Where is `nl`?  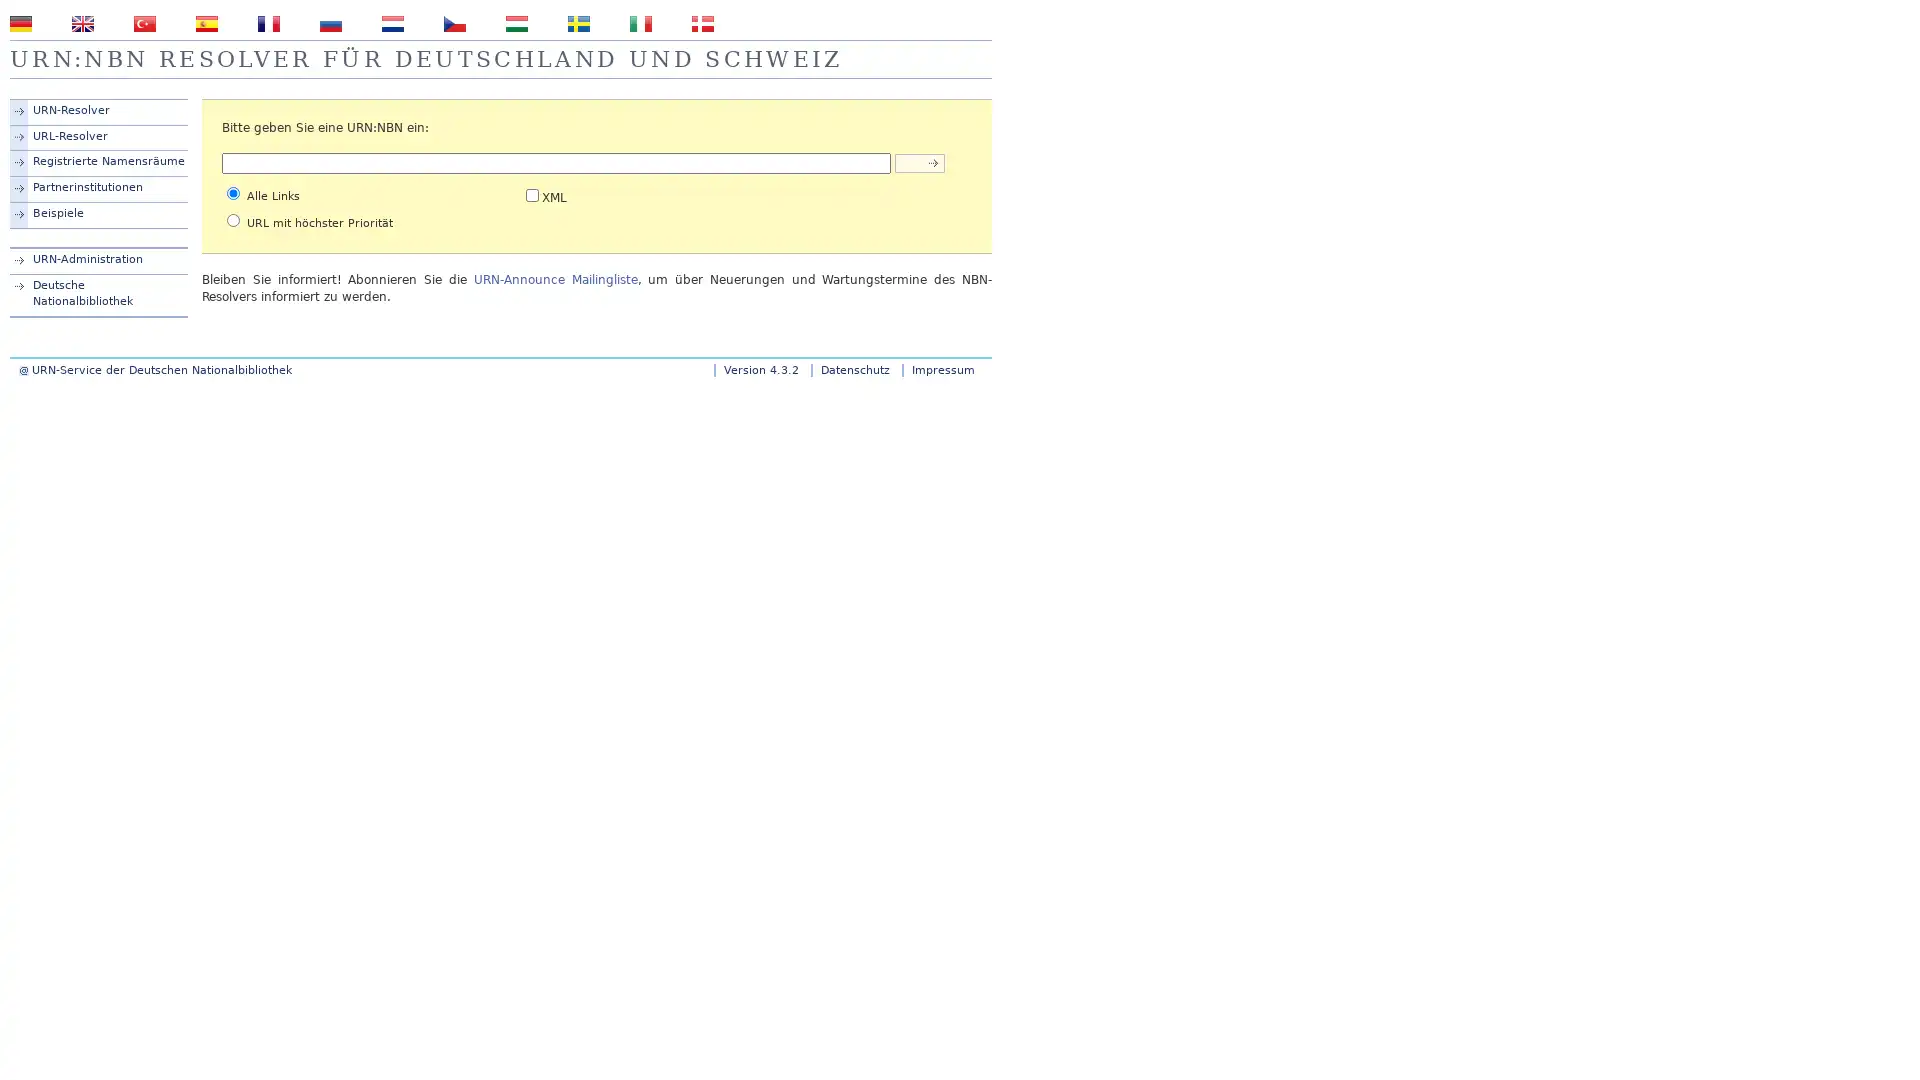 nl is located at coordinates (393, 23).